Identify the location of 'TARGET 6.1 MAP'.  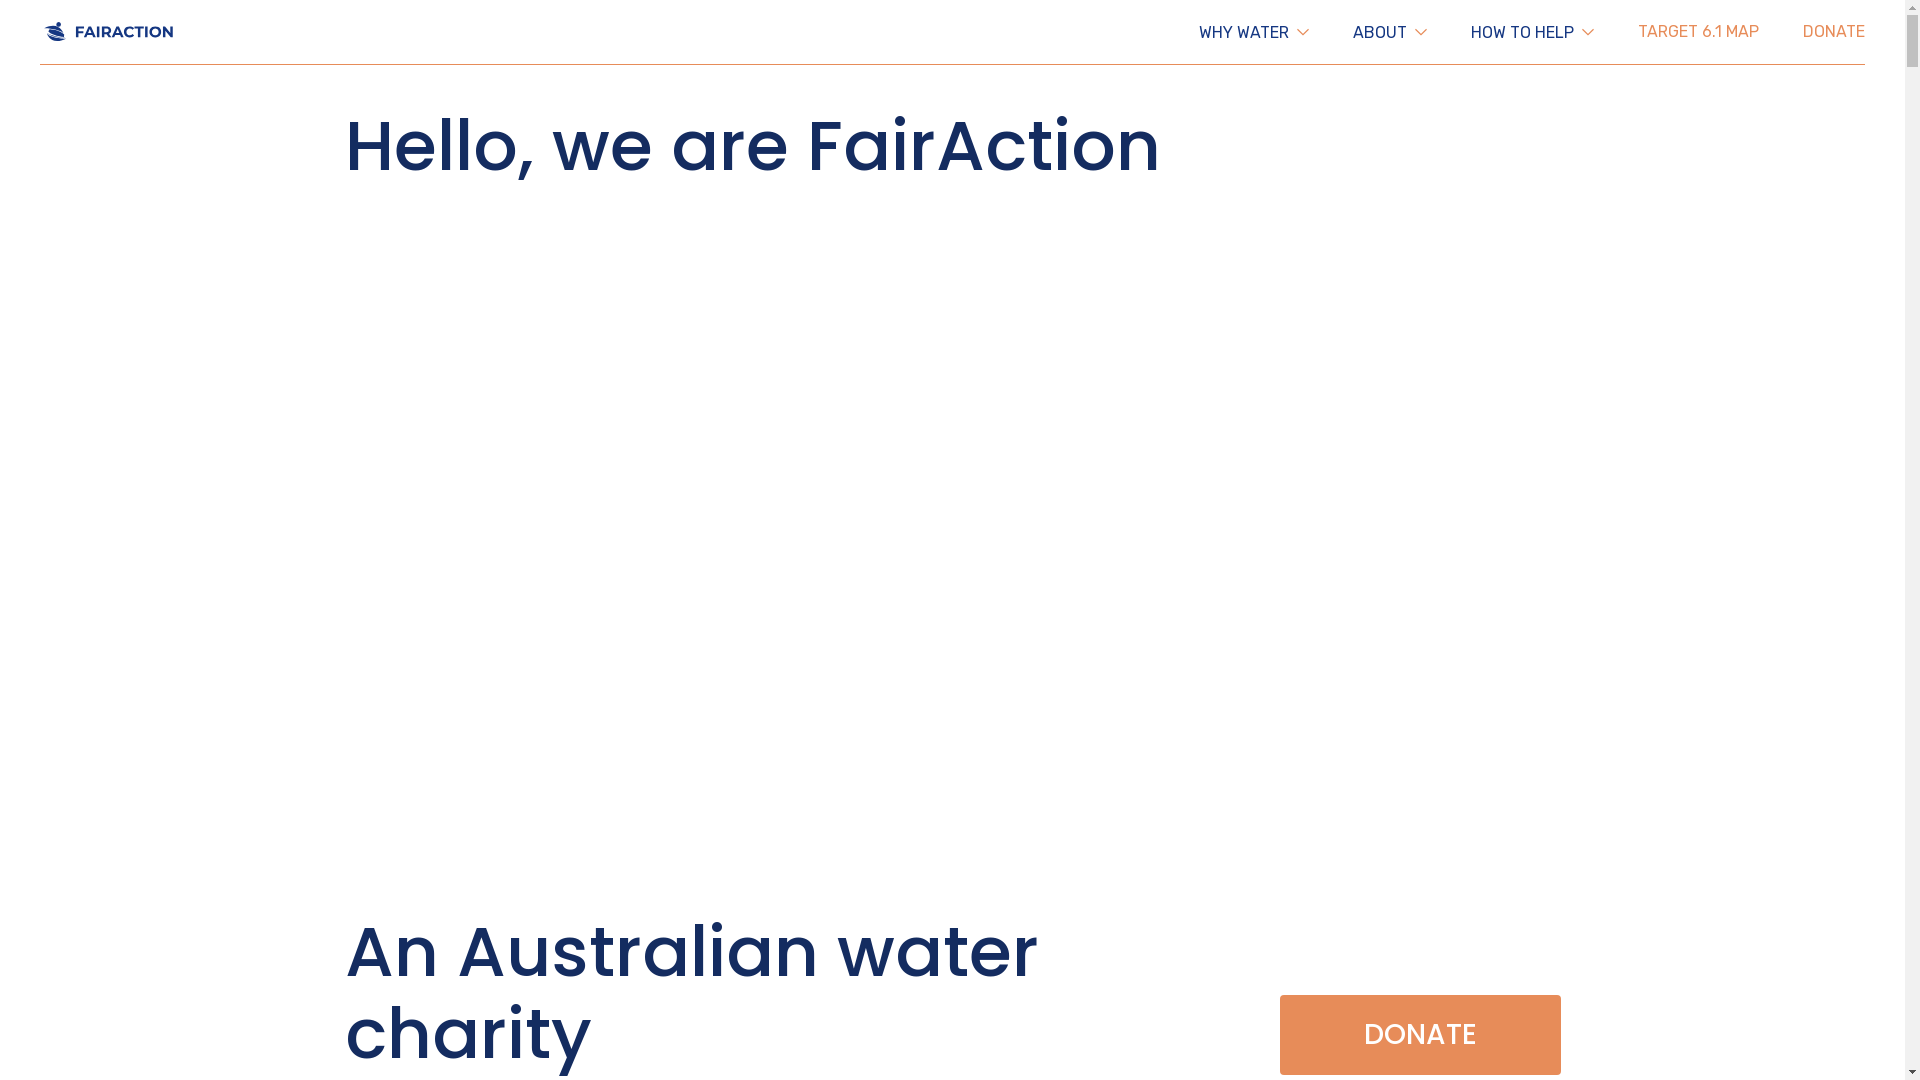
(1637, 31).